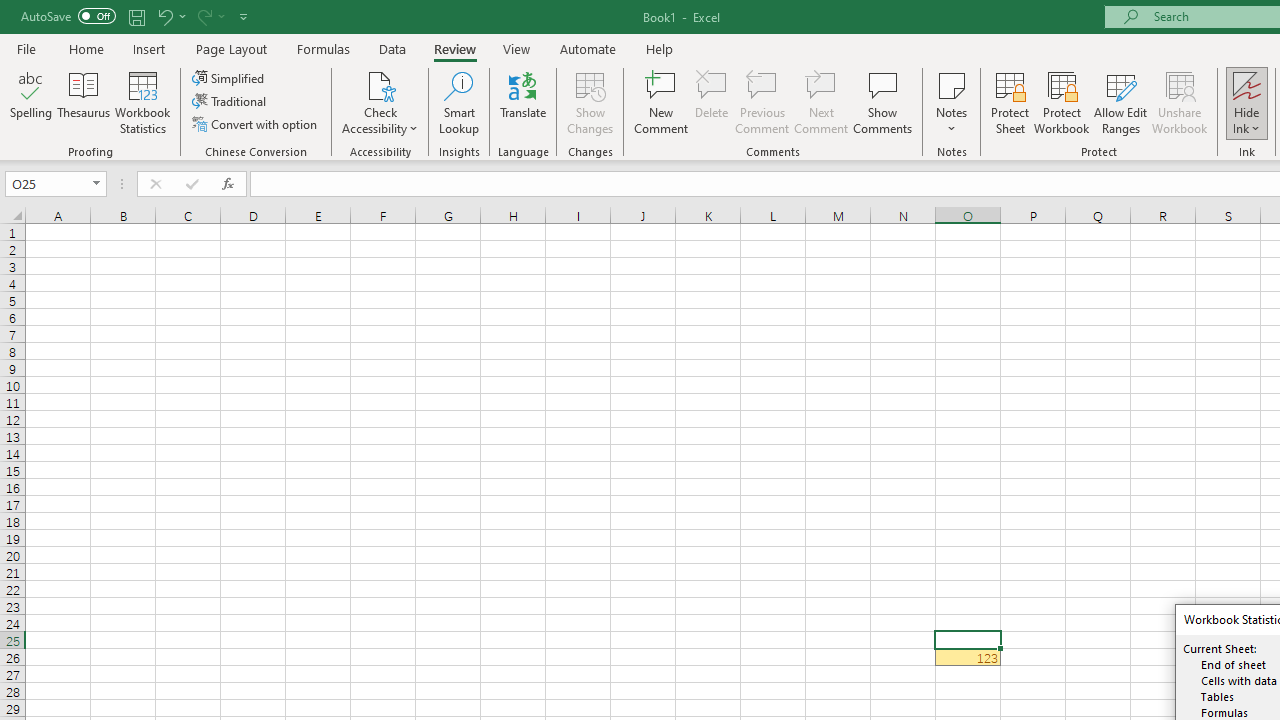 The width and height of the screenshot is (1280, 720). Describe the element at coordinates (230, 77) in the screenshot. I see `'Simplified'` at that location.